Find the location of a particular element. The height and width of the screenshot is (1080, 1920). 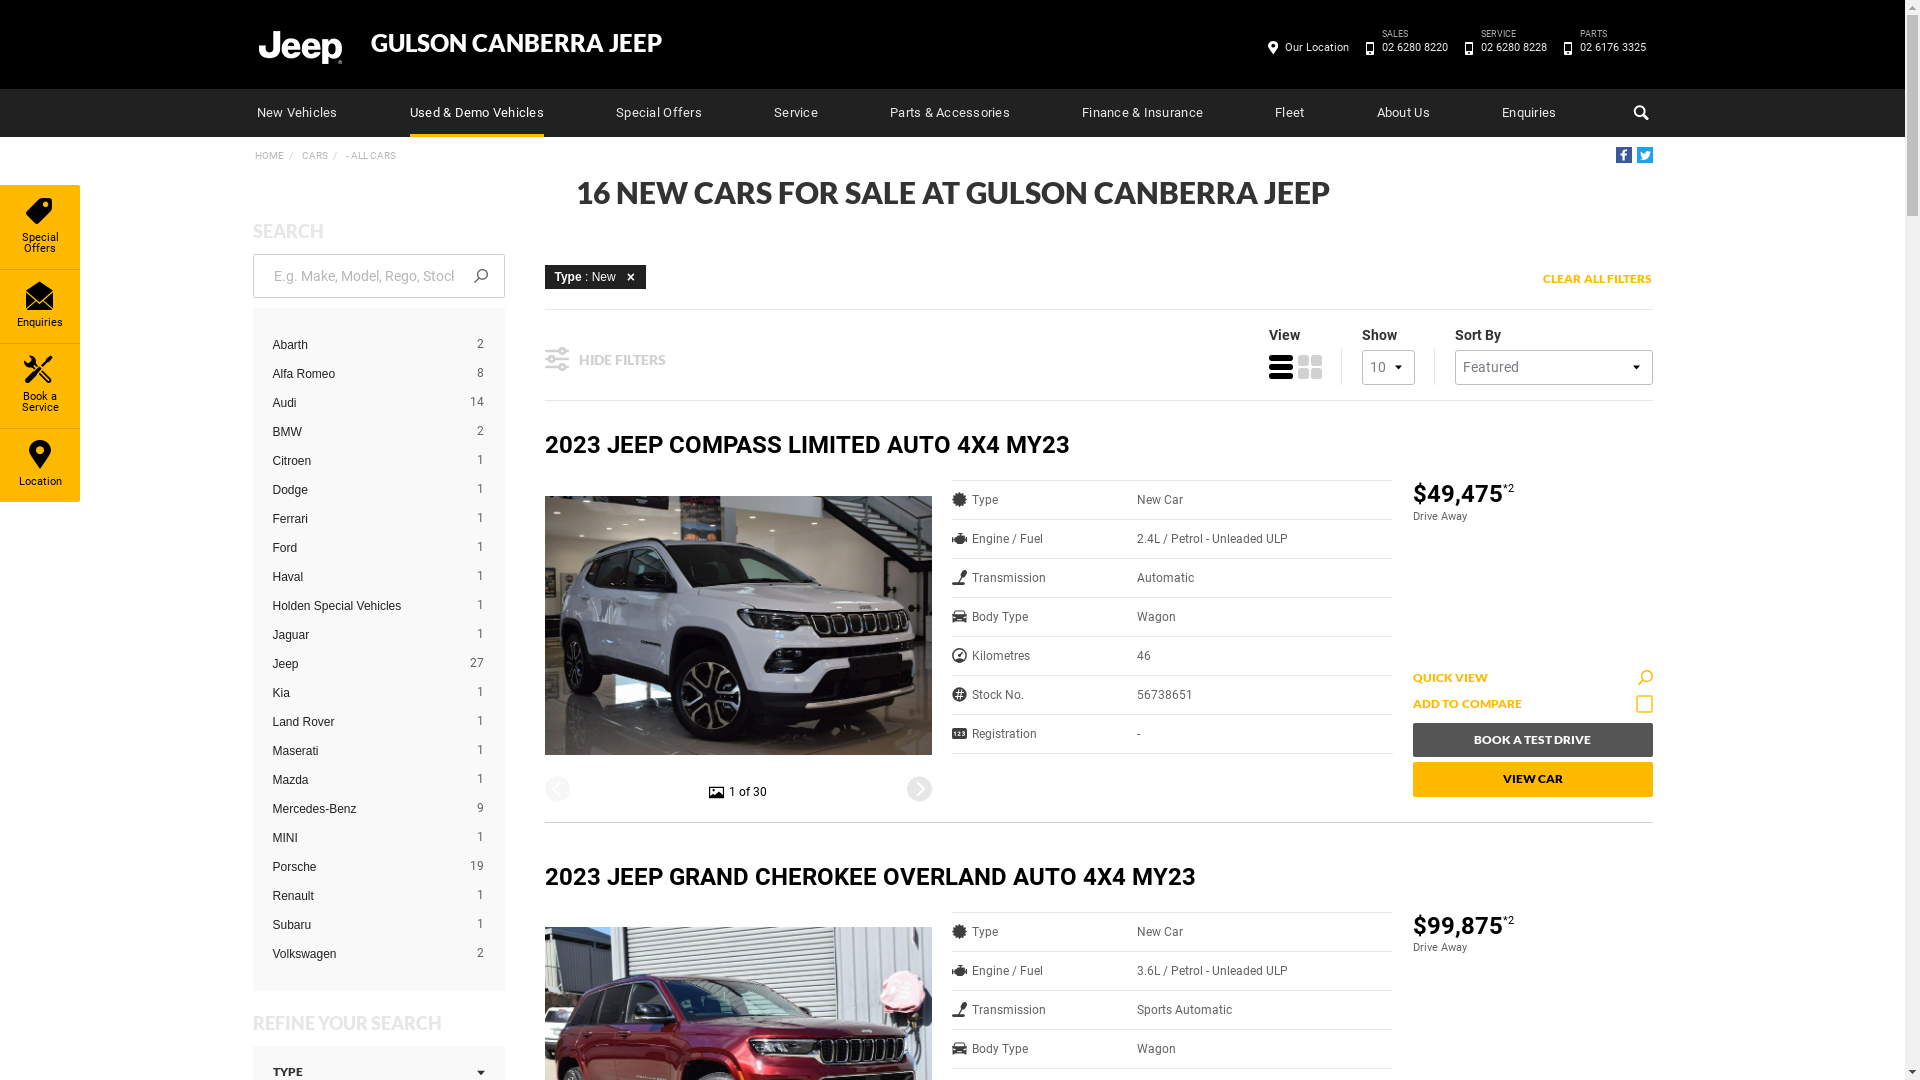

'Maserati' is located at coordinates (363, 751).